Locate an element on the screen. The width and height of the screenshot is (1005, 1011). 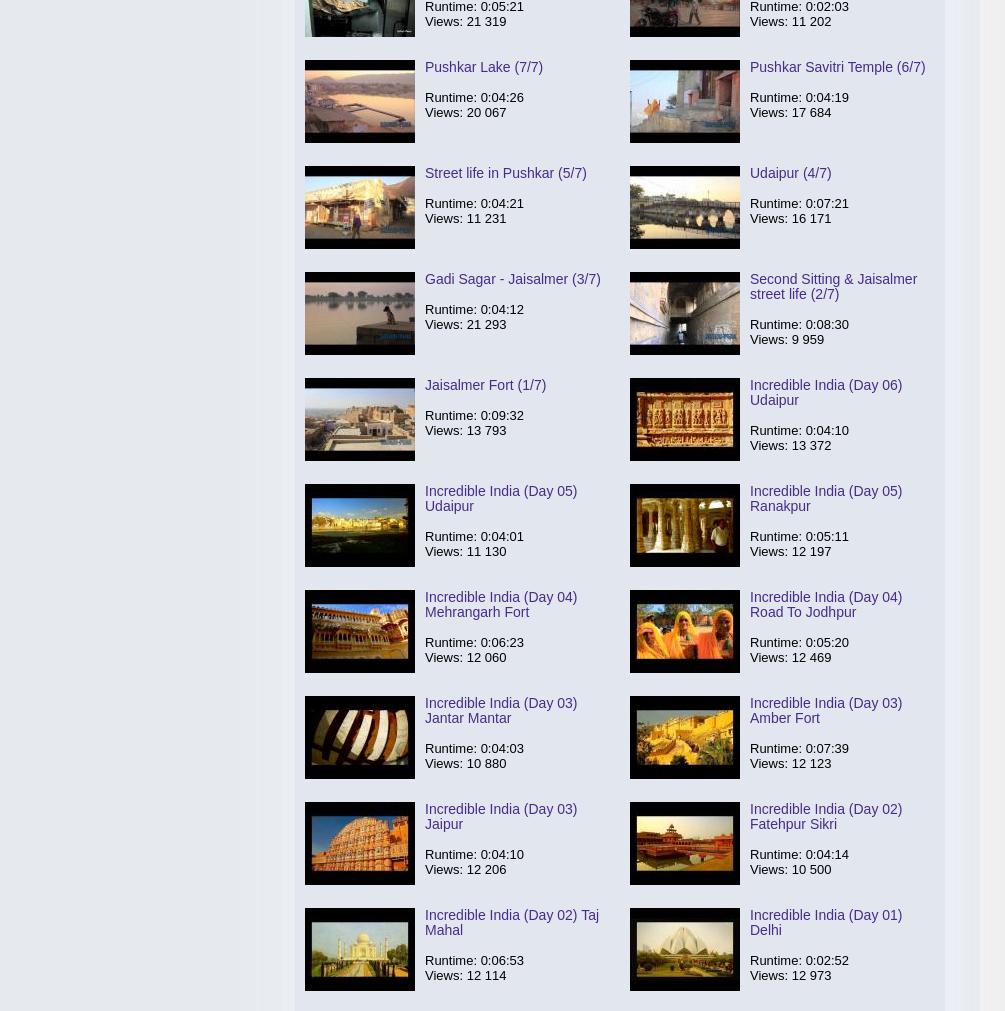
'13 372' is located at coordinates (811, 444).